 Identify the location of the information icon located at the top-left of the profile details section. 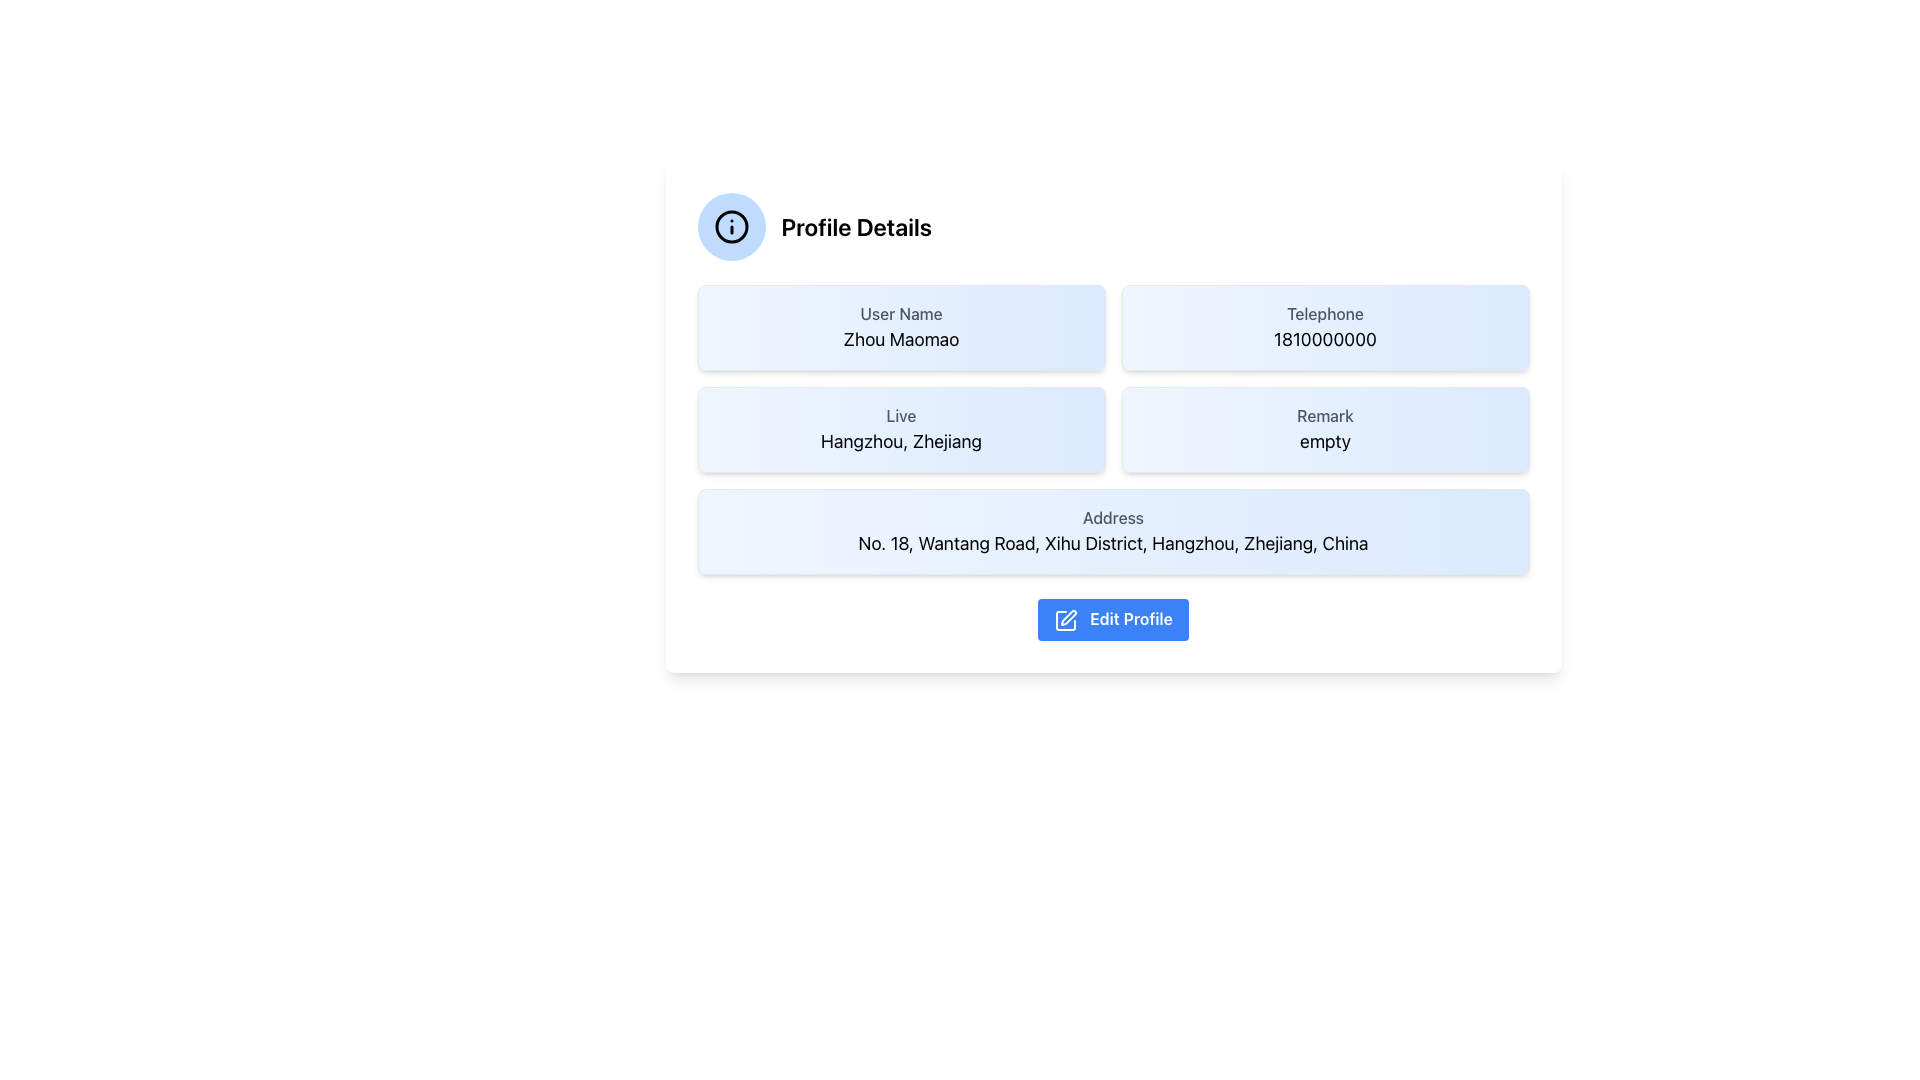
(730, 226).